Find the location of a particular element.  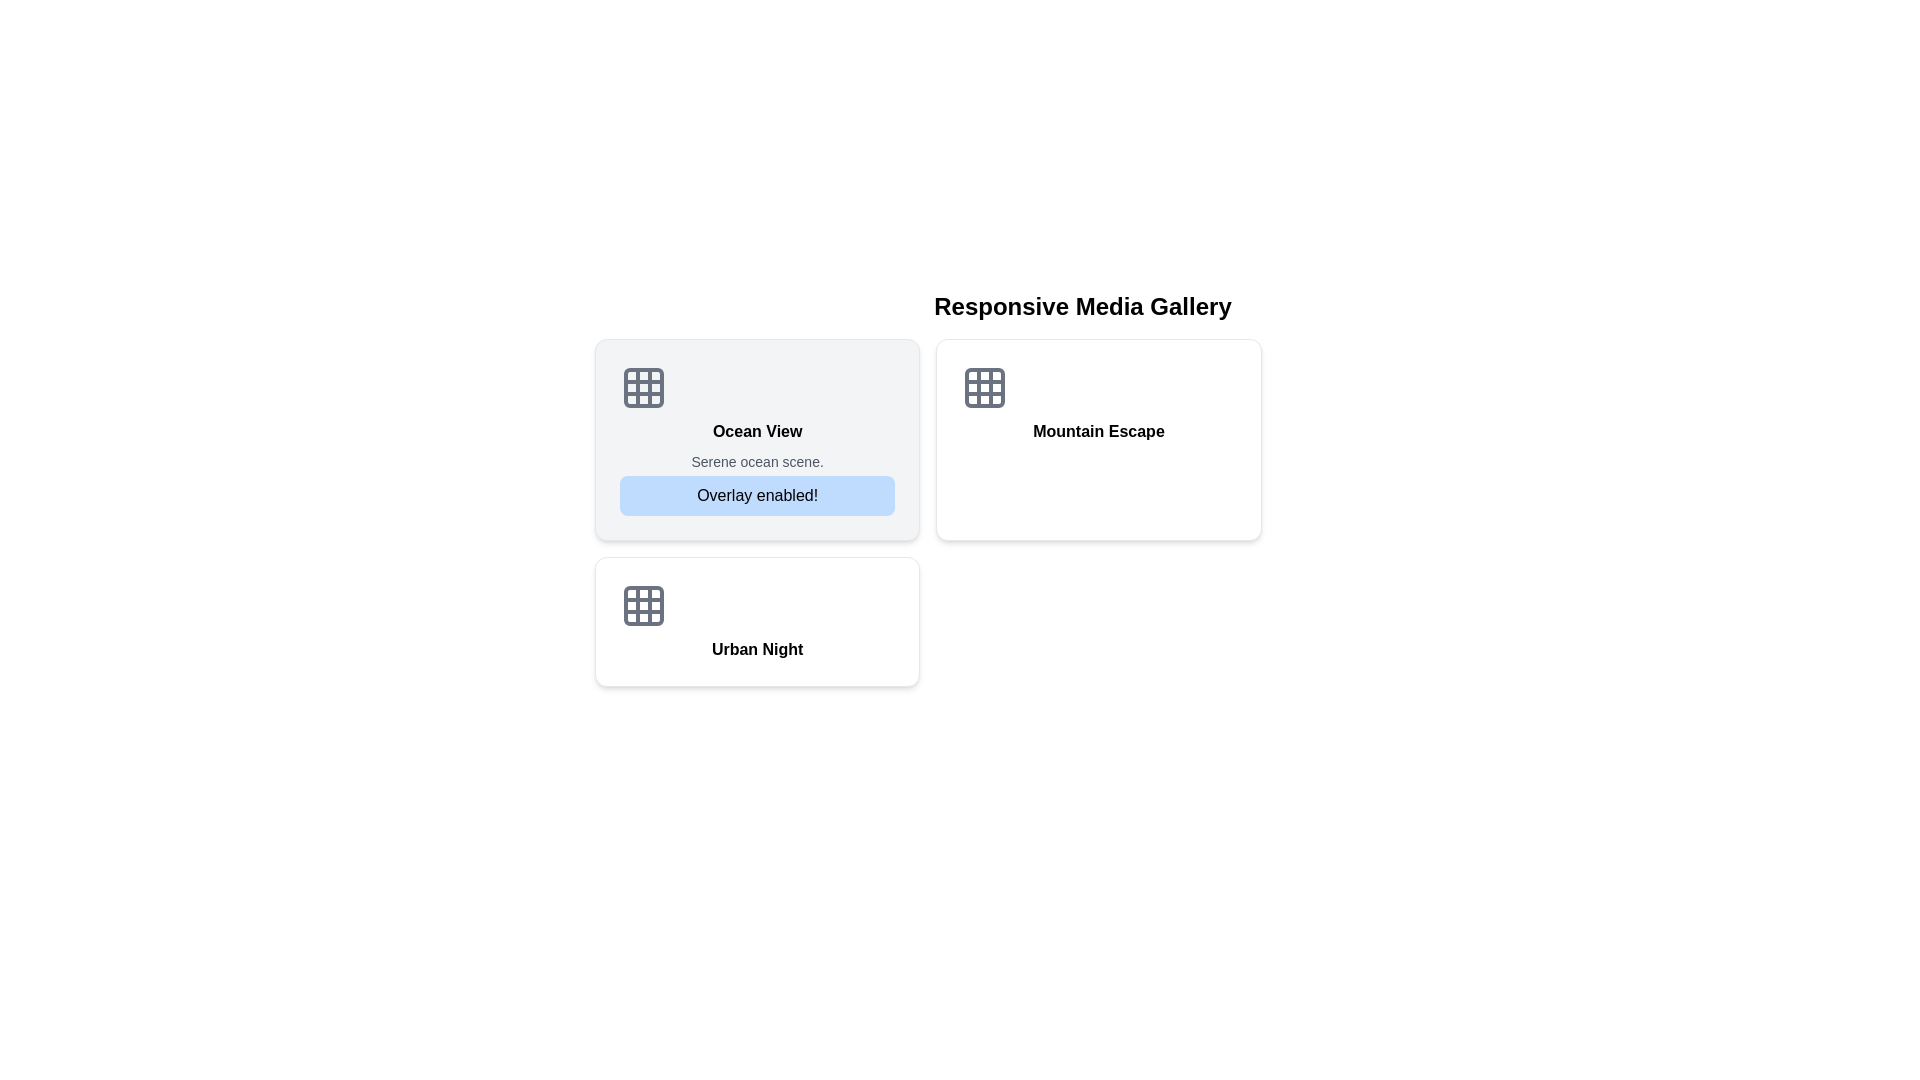

the first media card in the grid layout, located in the top-left corner is located at coordinates (756, 438).